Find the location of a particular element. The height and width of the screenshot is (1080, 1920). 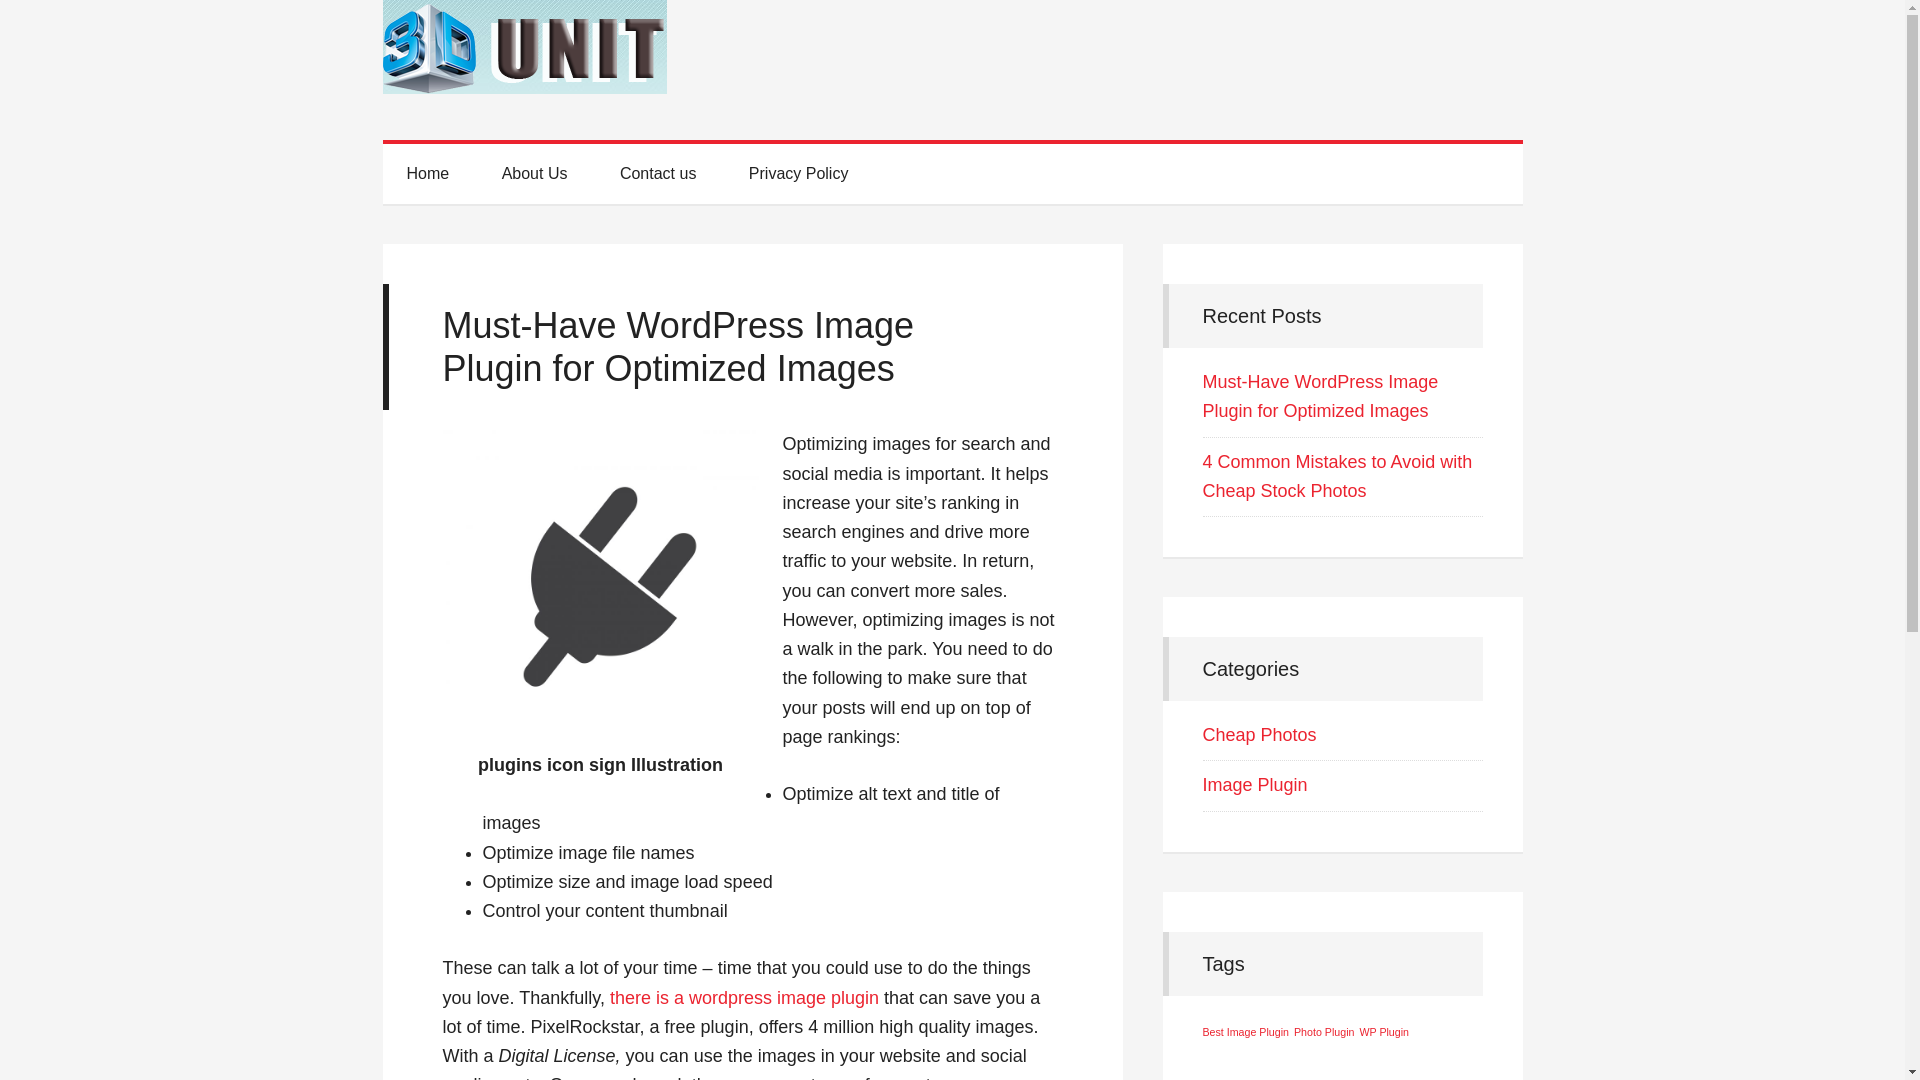

'About Us' is located at coordinates (477, 172).